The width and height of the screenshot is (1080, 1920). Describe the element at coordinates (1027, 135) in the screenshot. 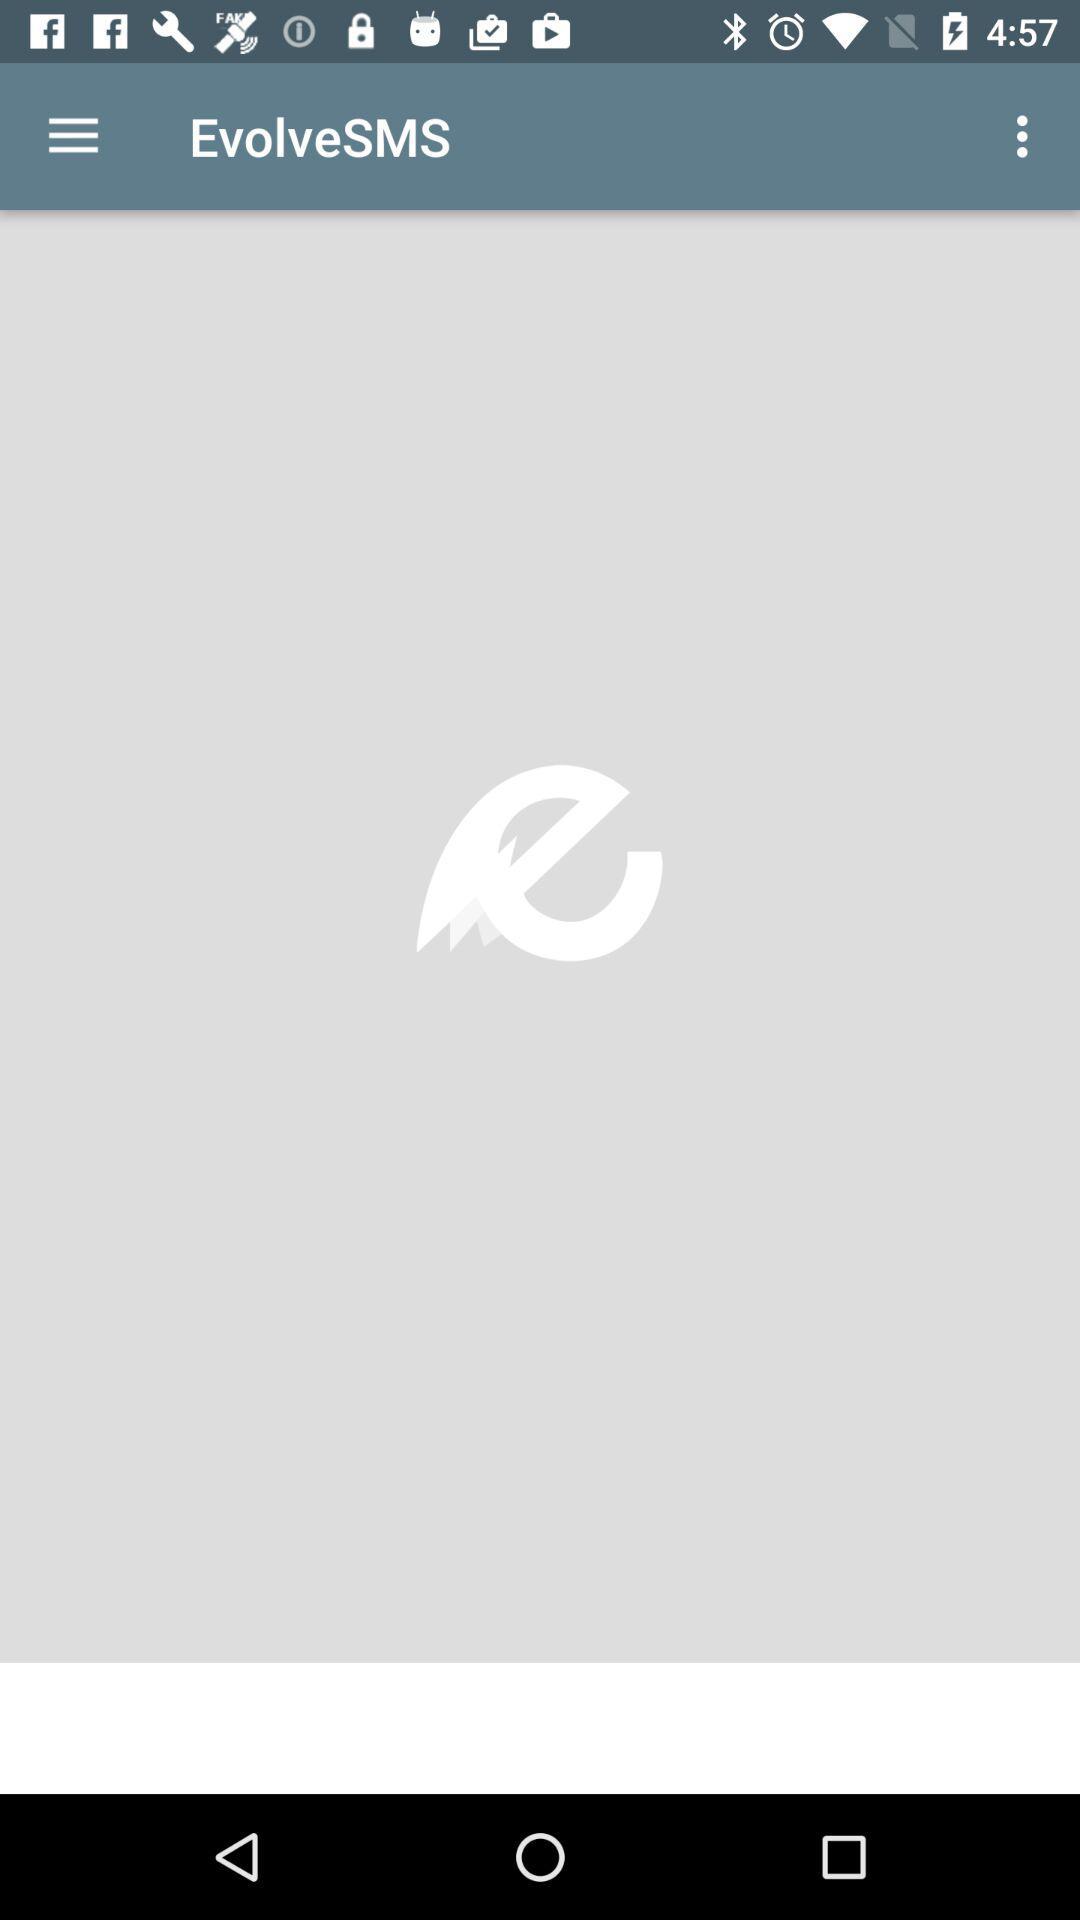

I see `item to the right of the evolvesms` at that location.